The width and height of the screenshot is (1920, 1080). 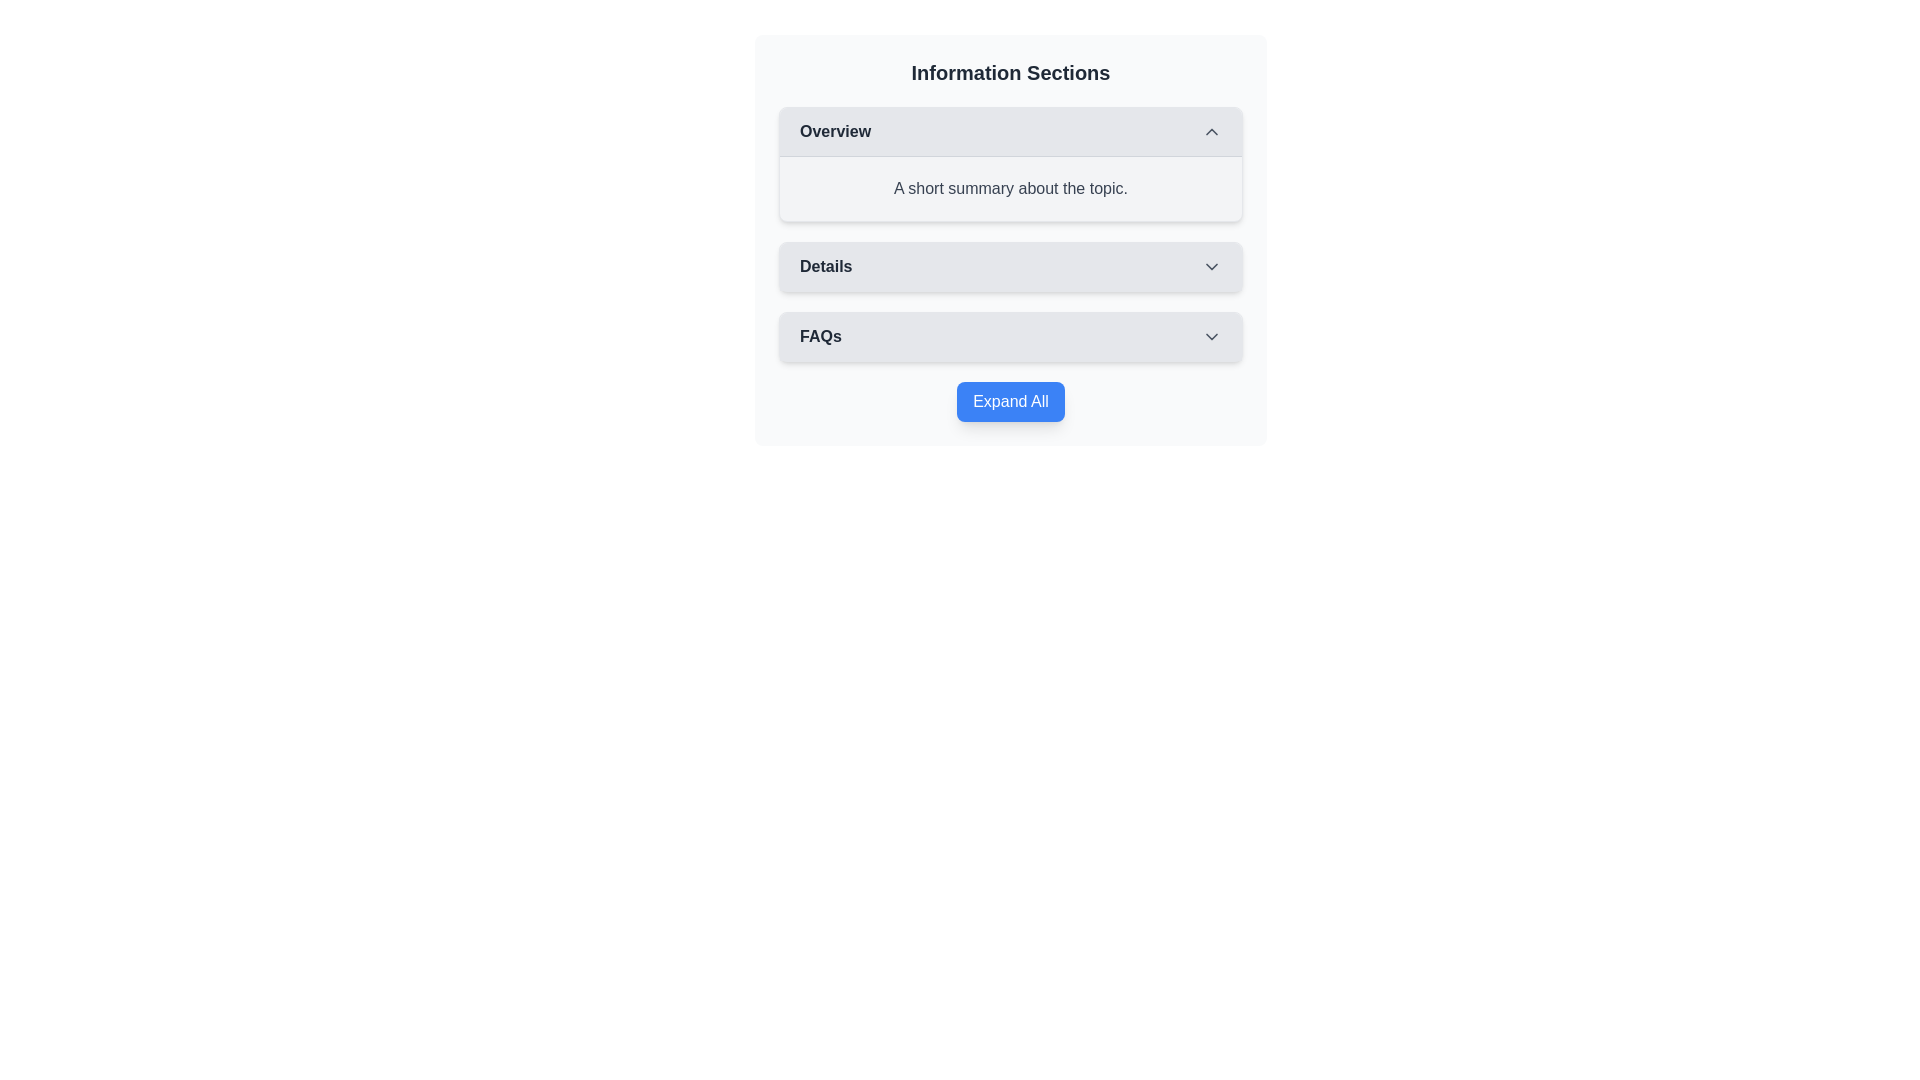 What do you see at coordinates (826, 265) in the screenshot?
I see `the 'Details' text label that serves as a heading for the associated content in the menu tab` at bounding box center [826, 265].